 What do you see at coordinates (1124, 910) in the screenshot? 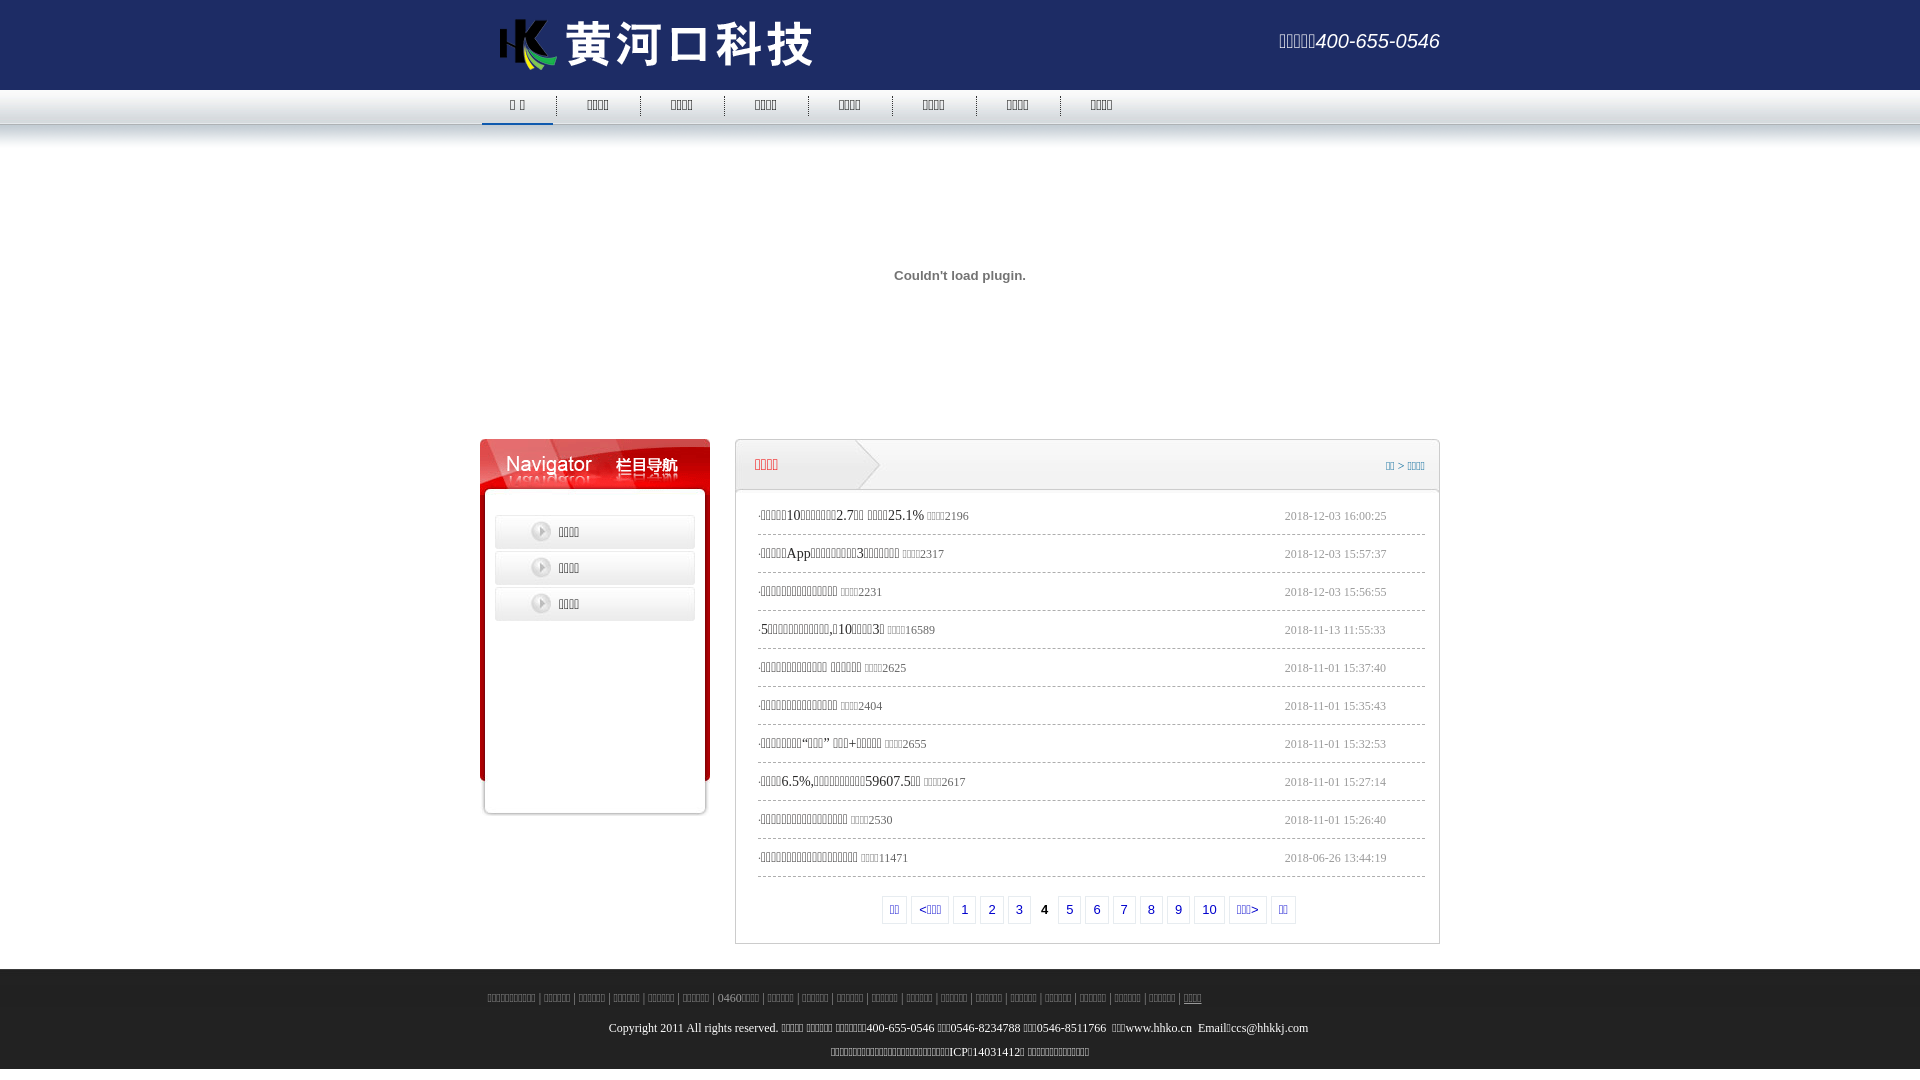
I see `'7'` at bounding box center [1124, 910].